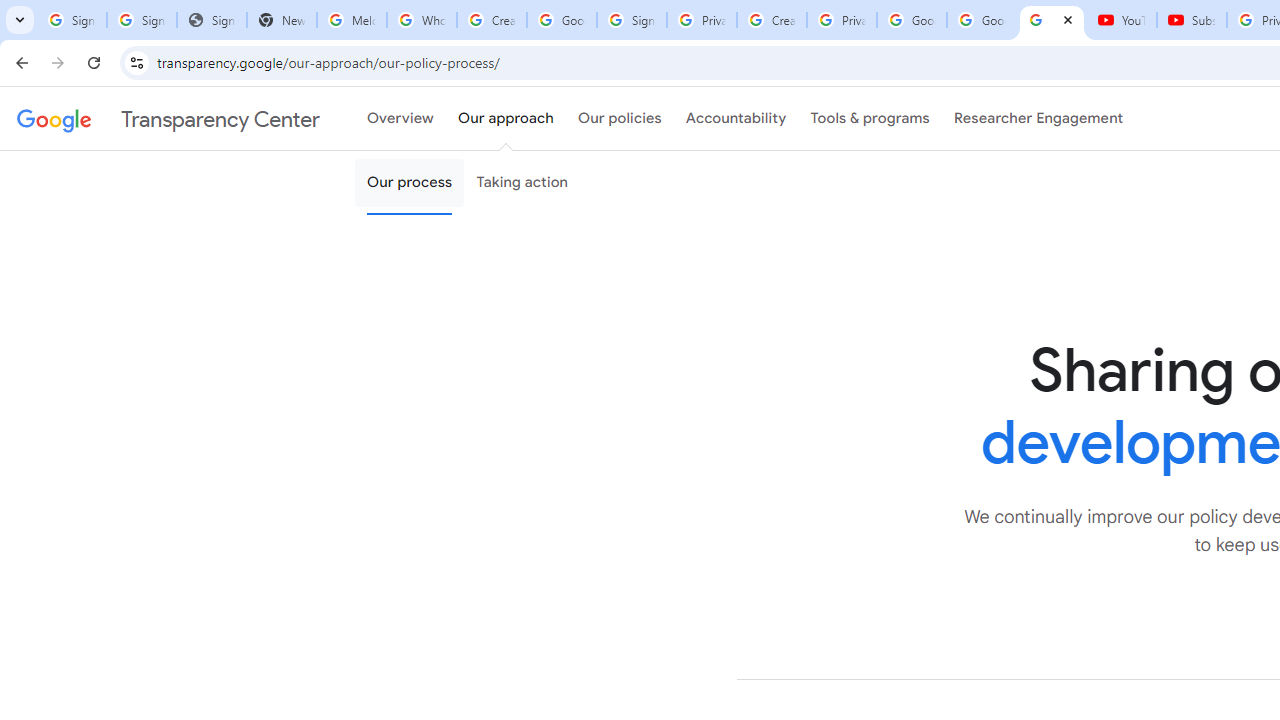  What do you see at coordinates (630, 20) in the screenshot?
I see `'Sign in - Google Accounts'` at bounding box center [630, 20].